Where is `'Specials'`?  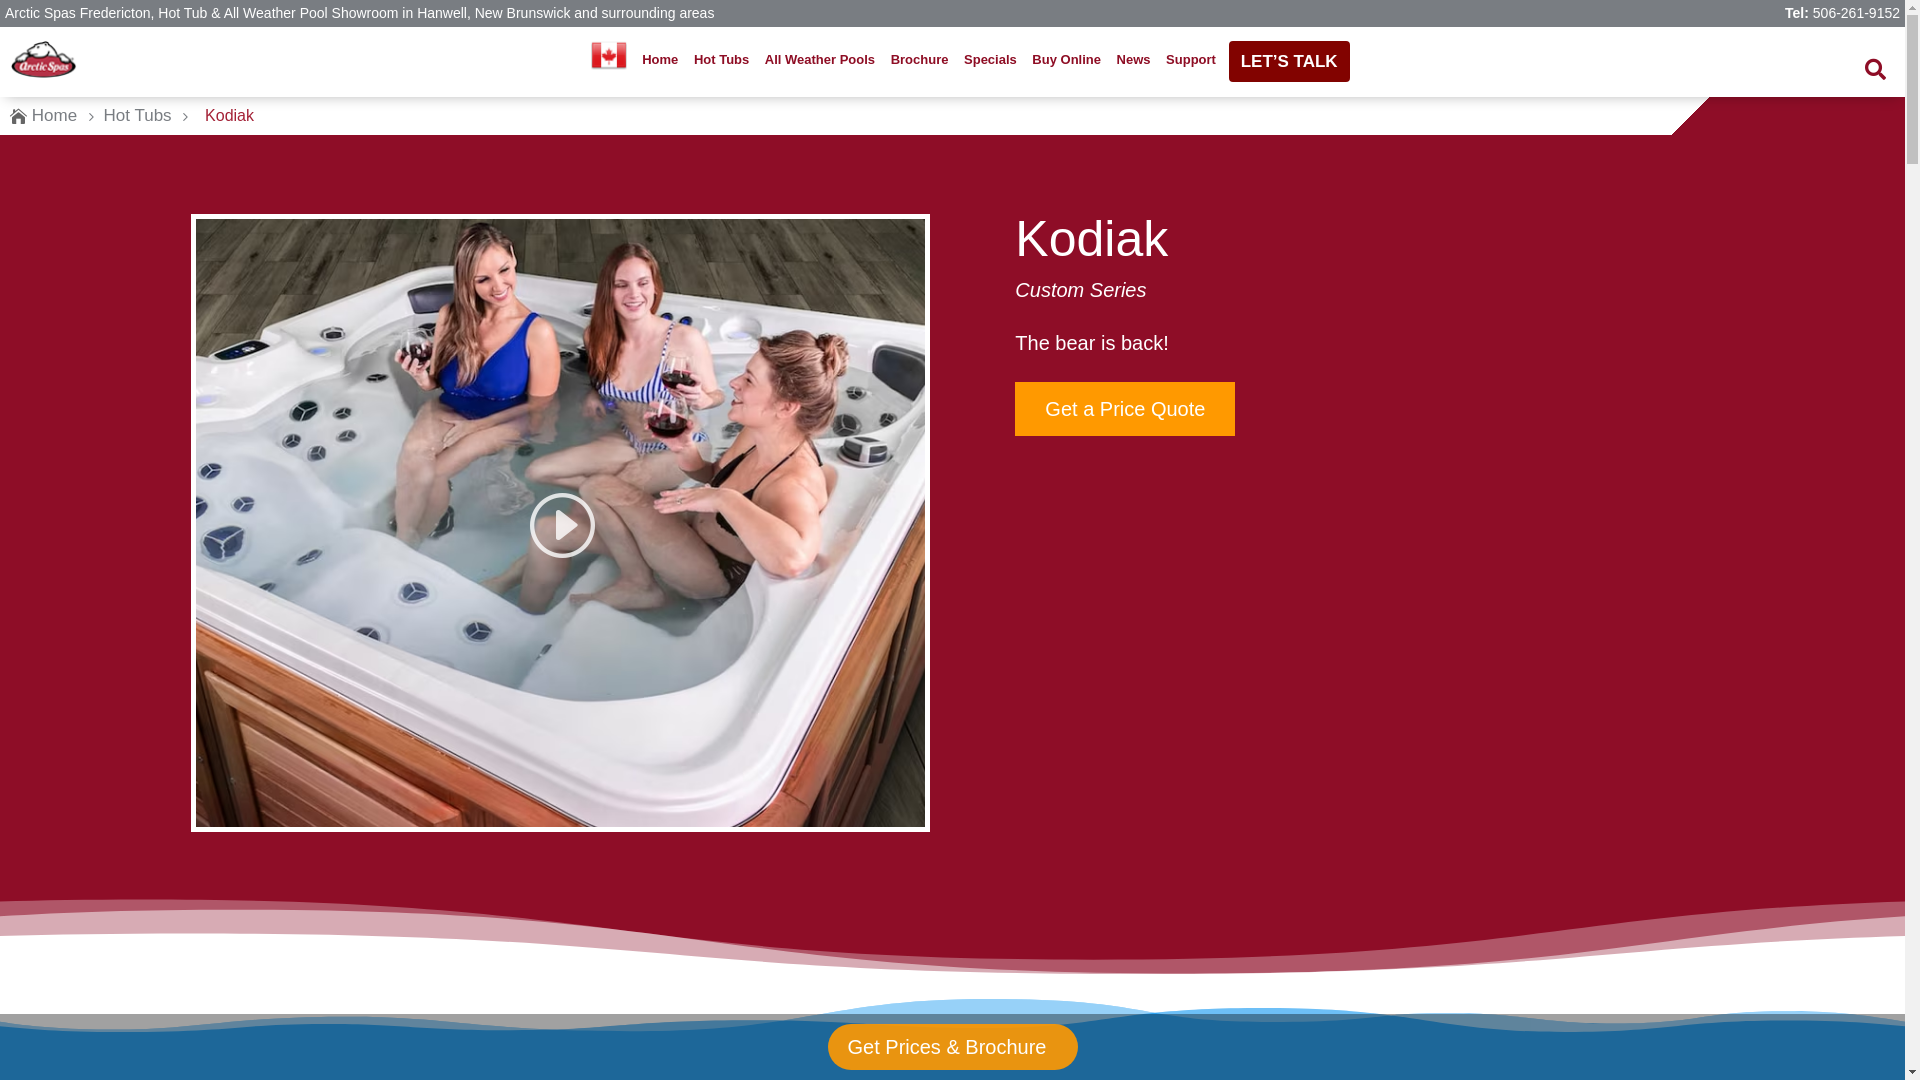
'Specials' is located at coordinates (990, 58).